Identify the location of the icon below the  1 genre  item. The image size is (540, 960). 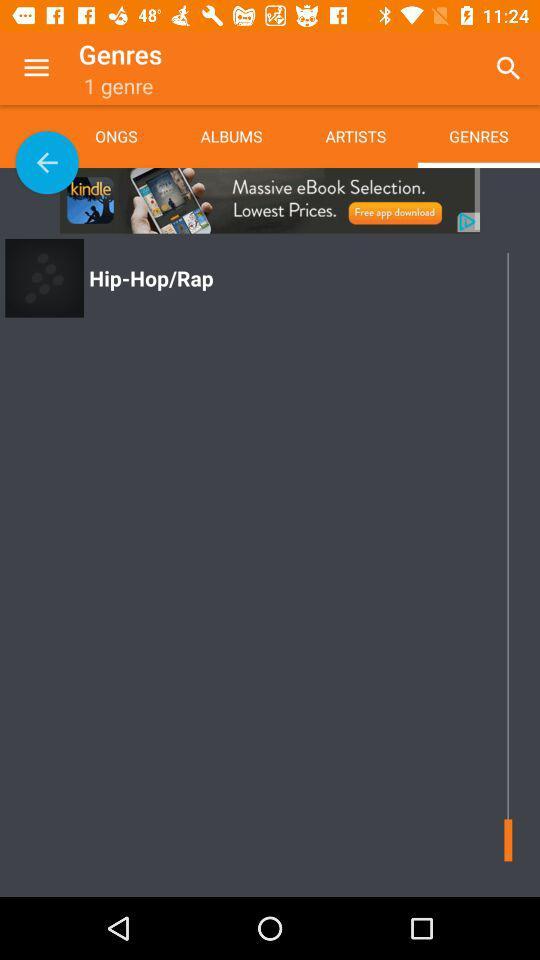
(131, 135).